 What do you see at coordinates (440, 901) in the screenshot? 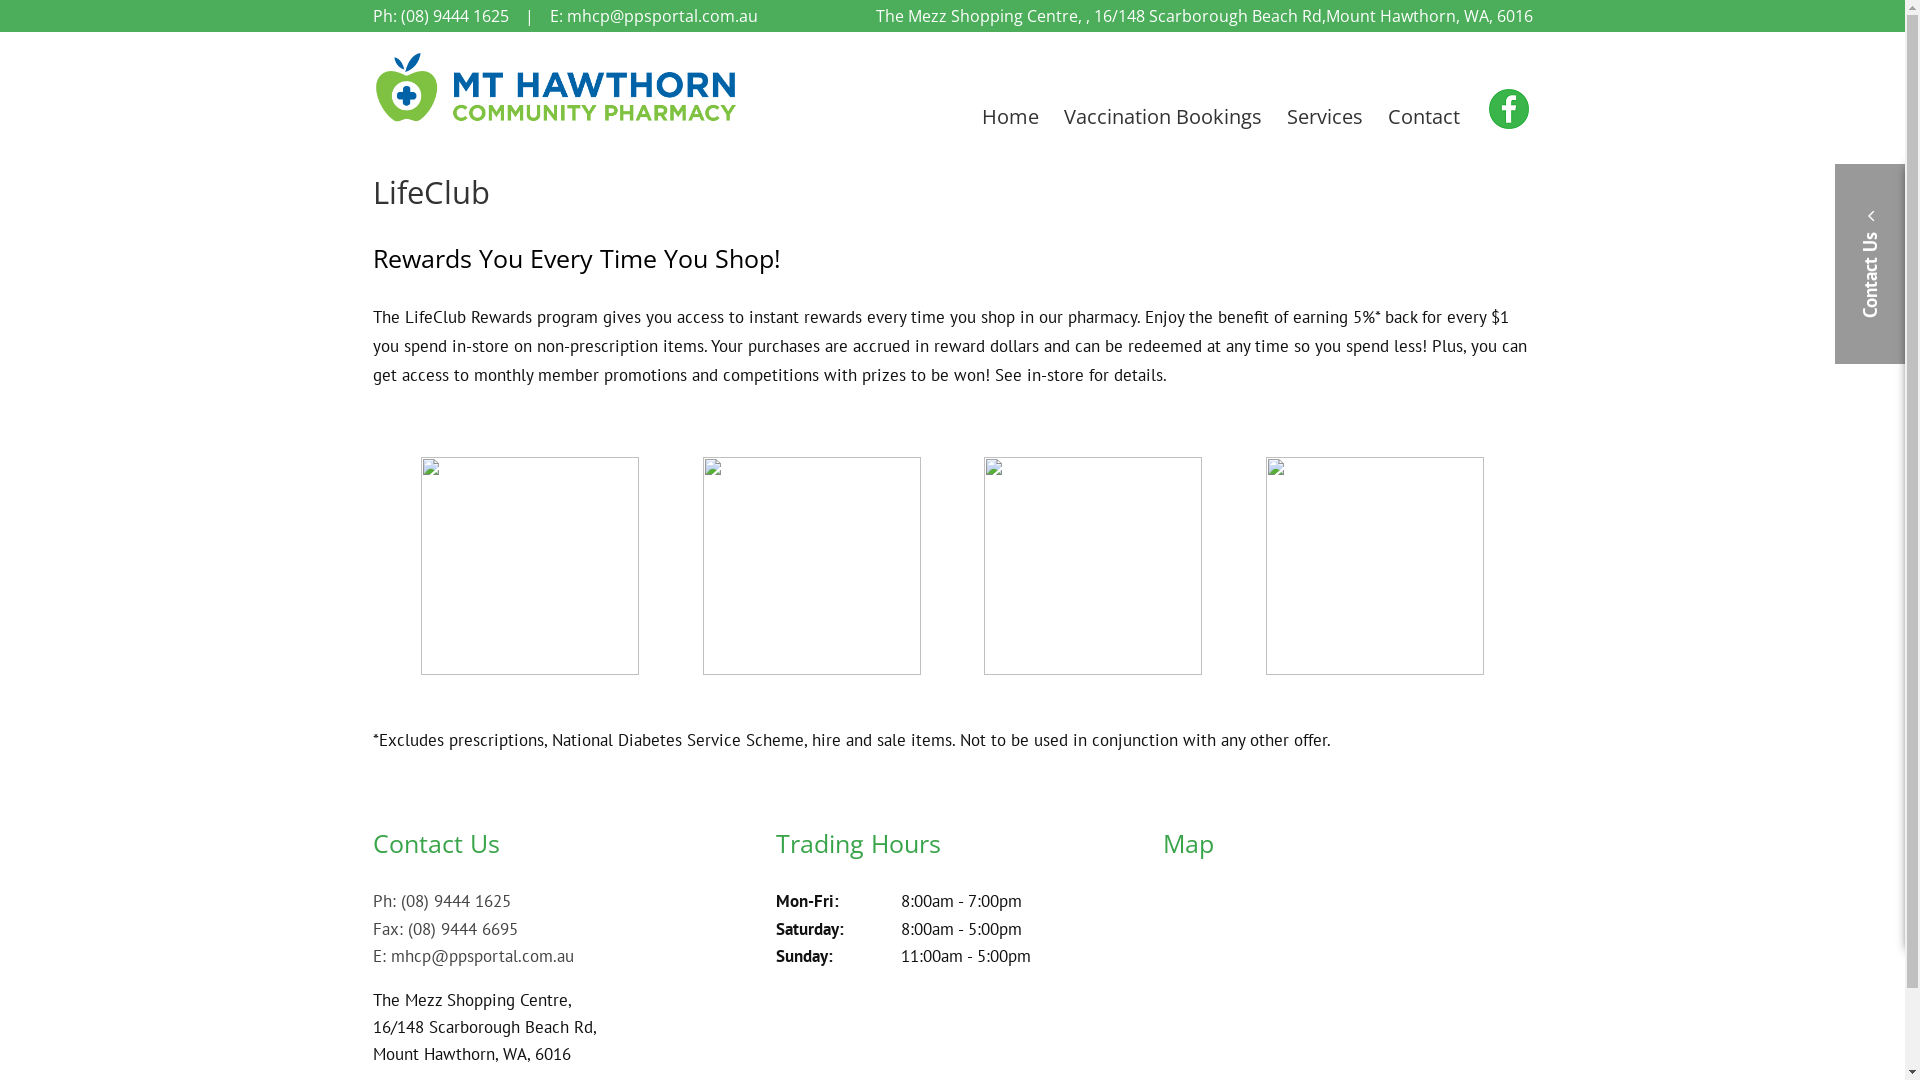
I see `'Ph: (08) 9444 1625'` at bounding box center [440, 901].